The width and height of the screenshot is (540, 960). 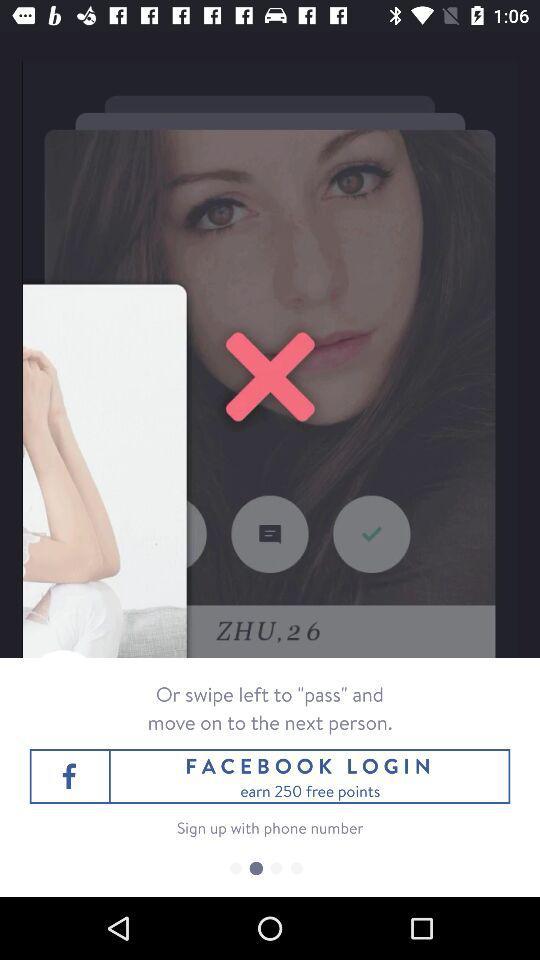 I want to click on the sign up with item, so click(x=270, y=827).